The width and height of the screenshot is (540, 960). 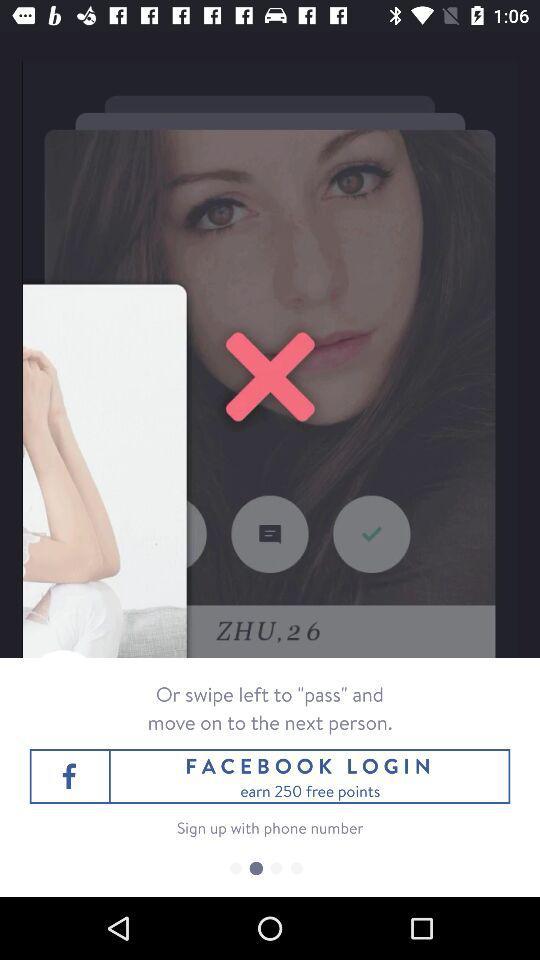 I want to click on the sign up with item, so click(x=270, y=827).